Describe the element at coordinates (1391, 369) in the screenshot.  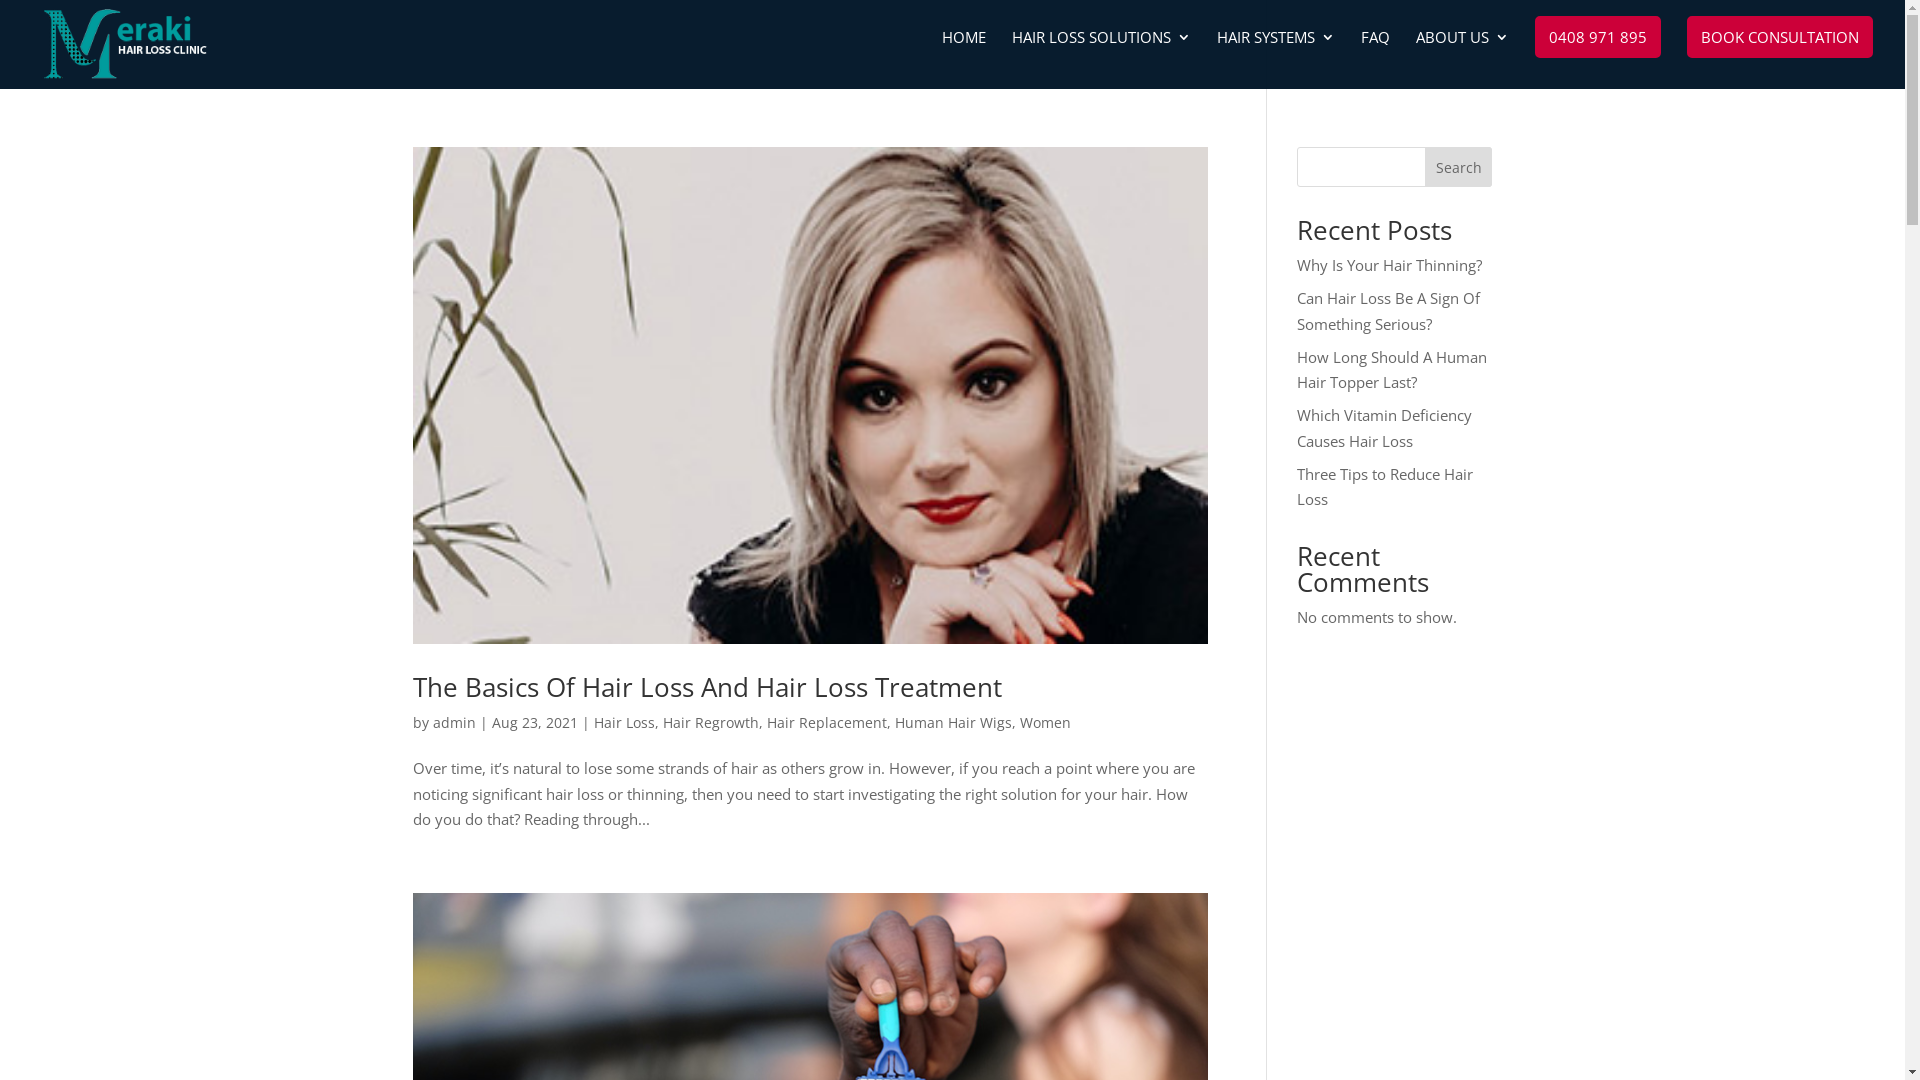
I see `'How Long Should A Human Hair Topper Last?'` at that location.